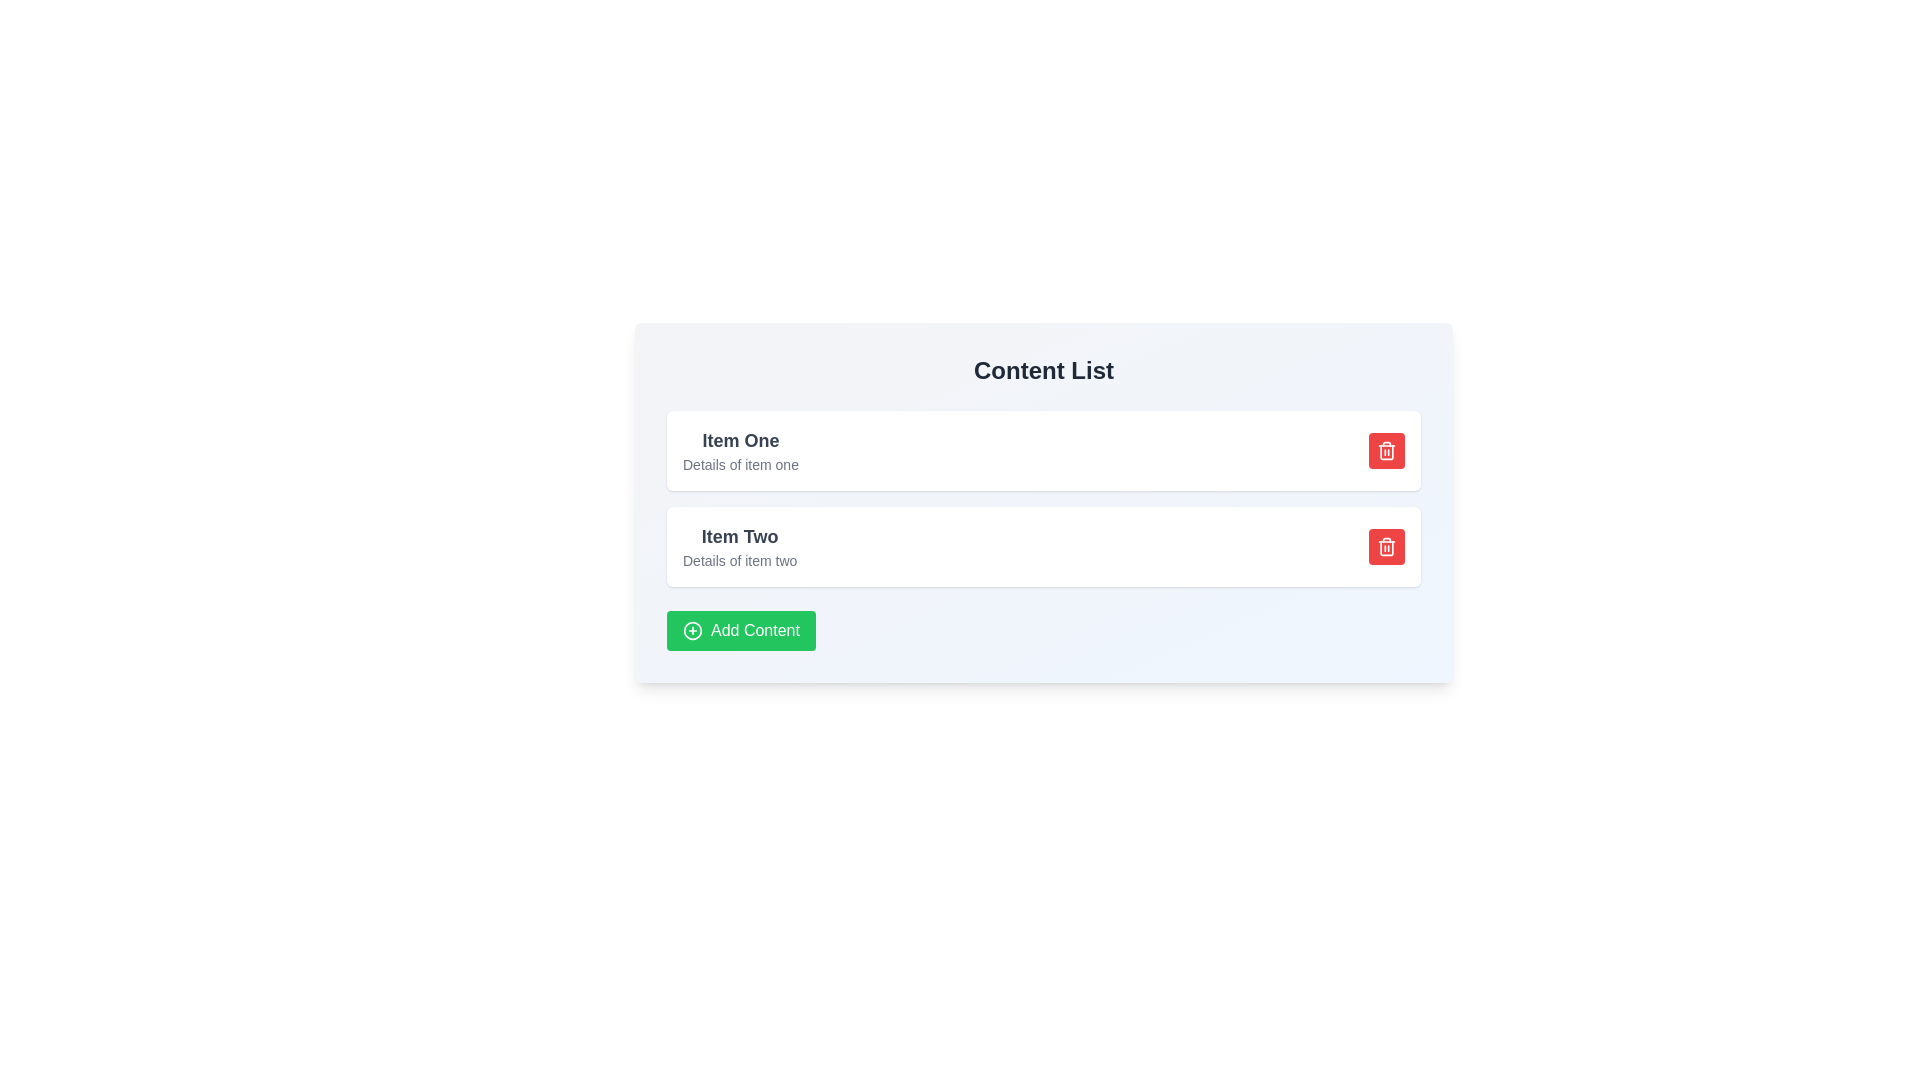  I want to click on the trash can icon representing the delete button for a content item, located to the right of two listed content items in the control panel of the second item, so click(1386, 547).